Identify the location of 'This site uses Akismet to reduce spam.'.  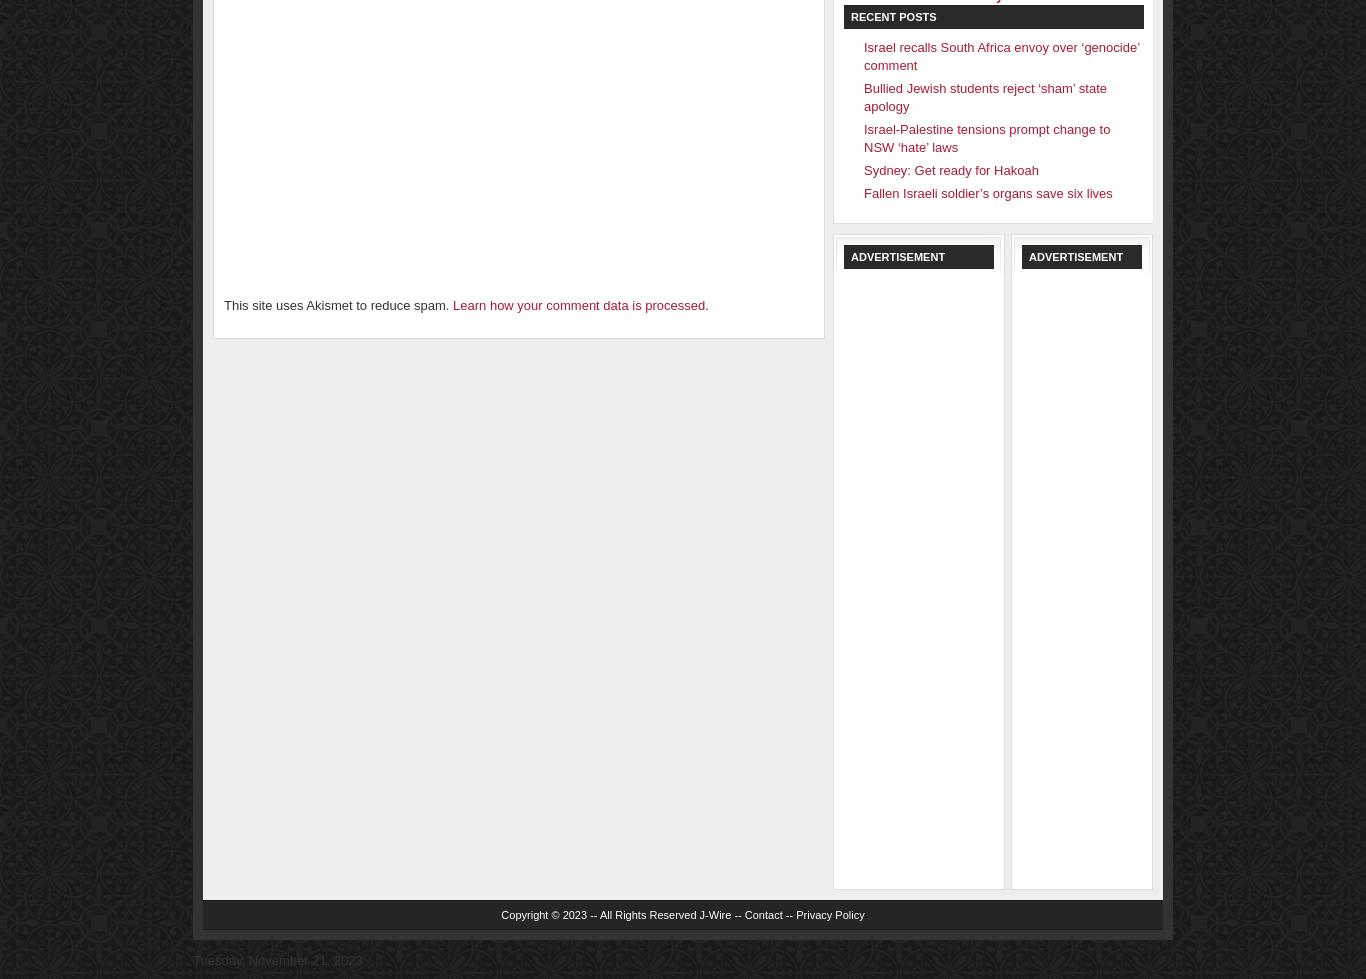
(338, 304).